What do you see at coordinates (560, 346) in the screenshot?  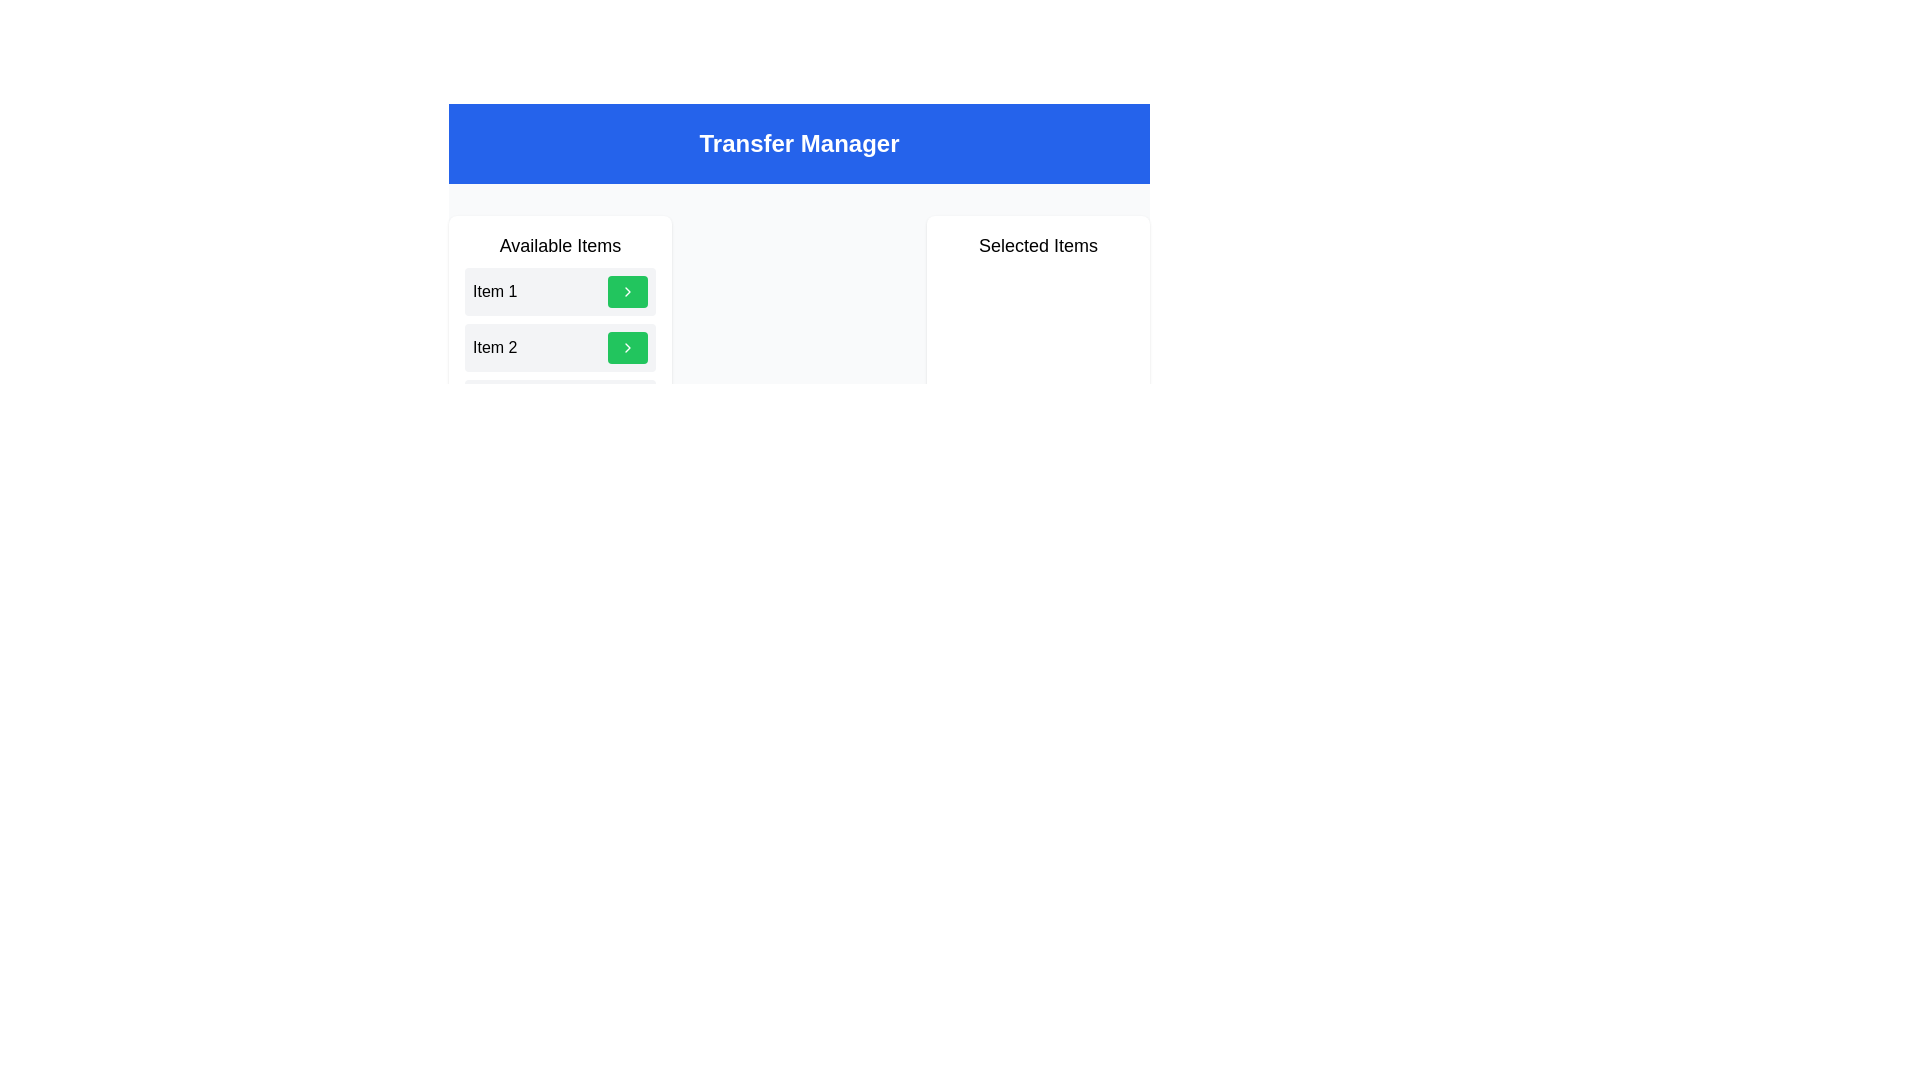 I see `the second item in the 'Available Items' panel` at bounding box center [560, 346].